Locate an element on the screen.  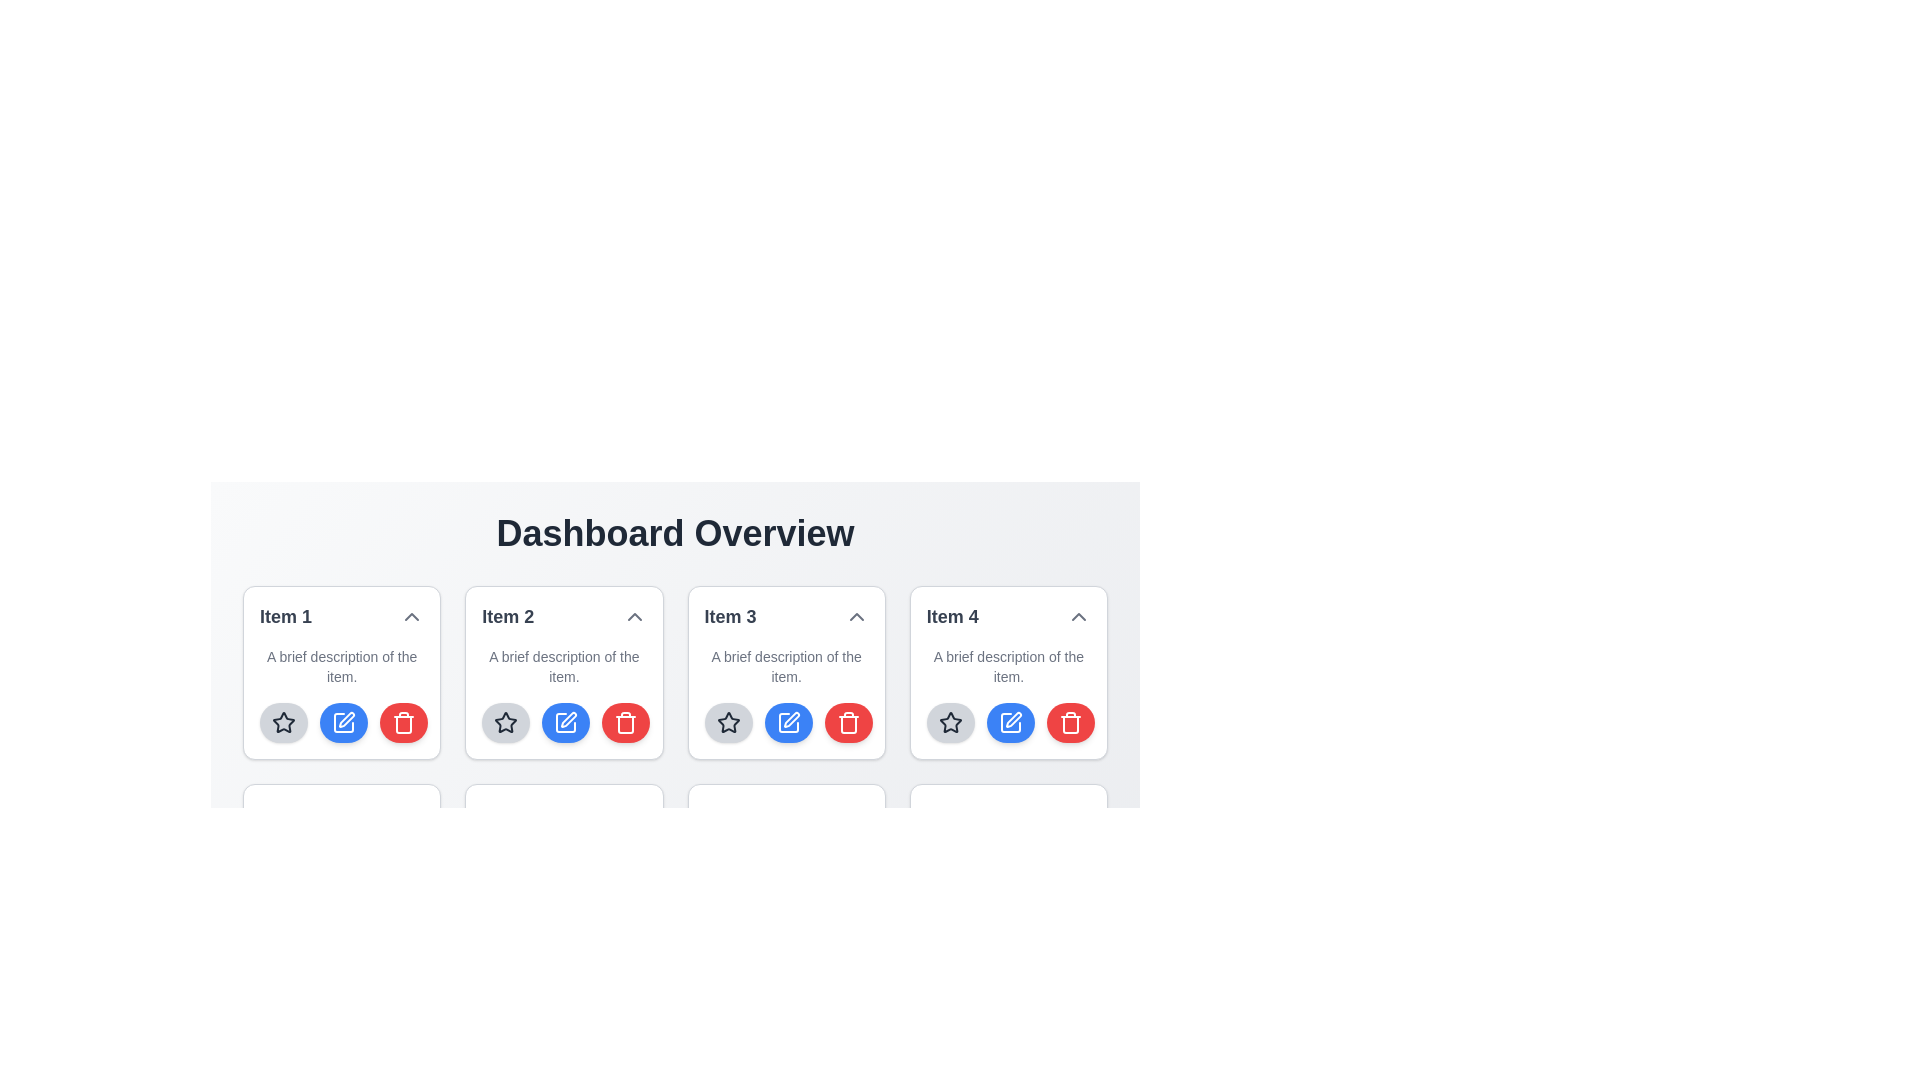
the upward chevron icon located at the top-right corner of the 'Item 4' card is located at coordinates (1078, 616).